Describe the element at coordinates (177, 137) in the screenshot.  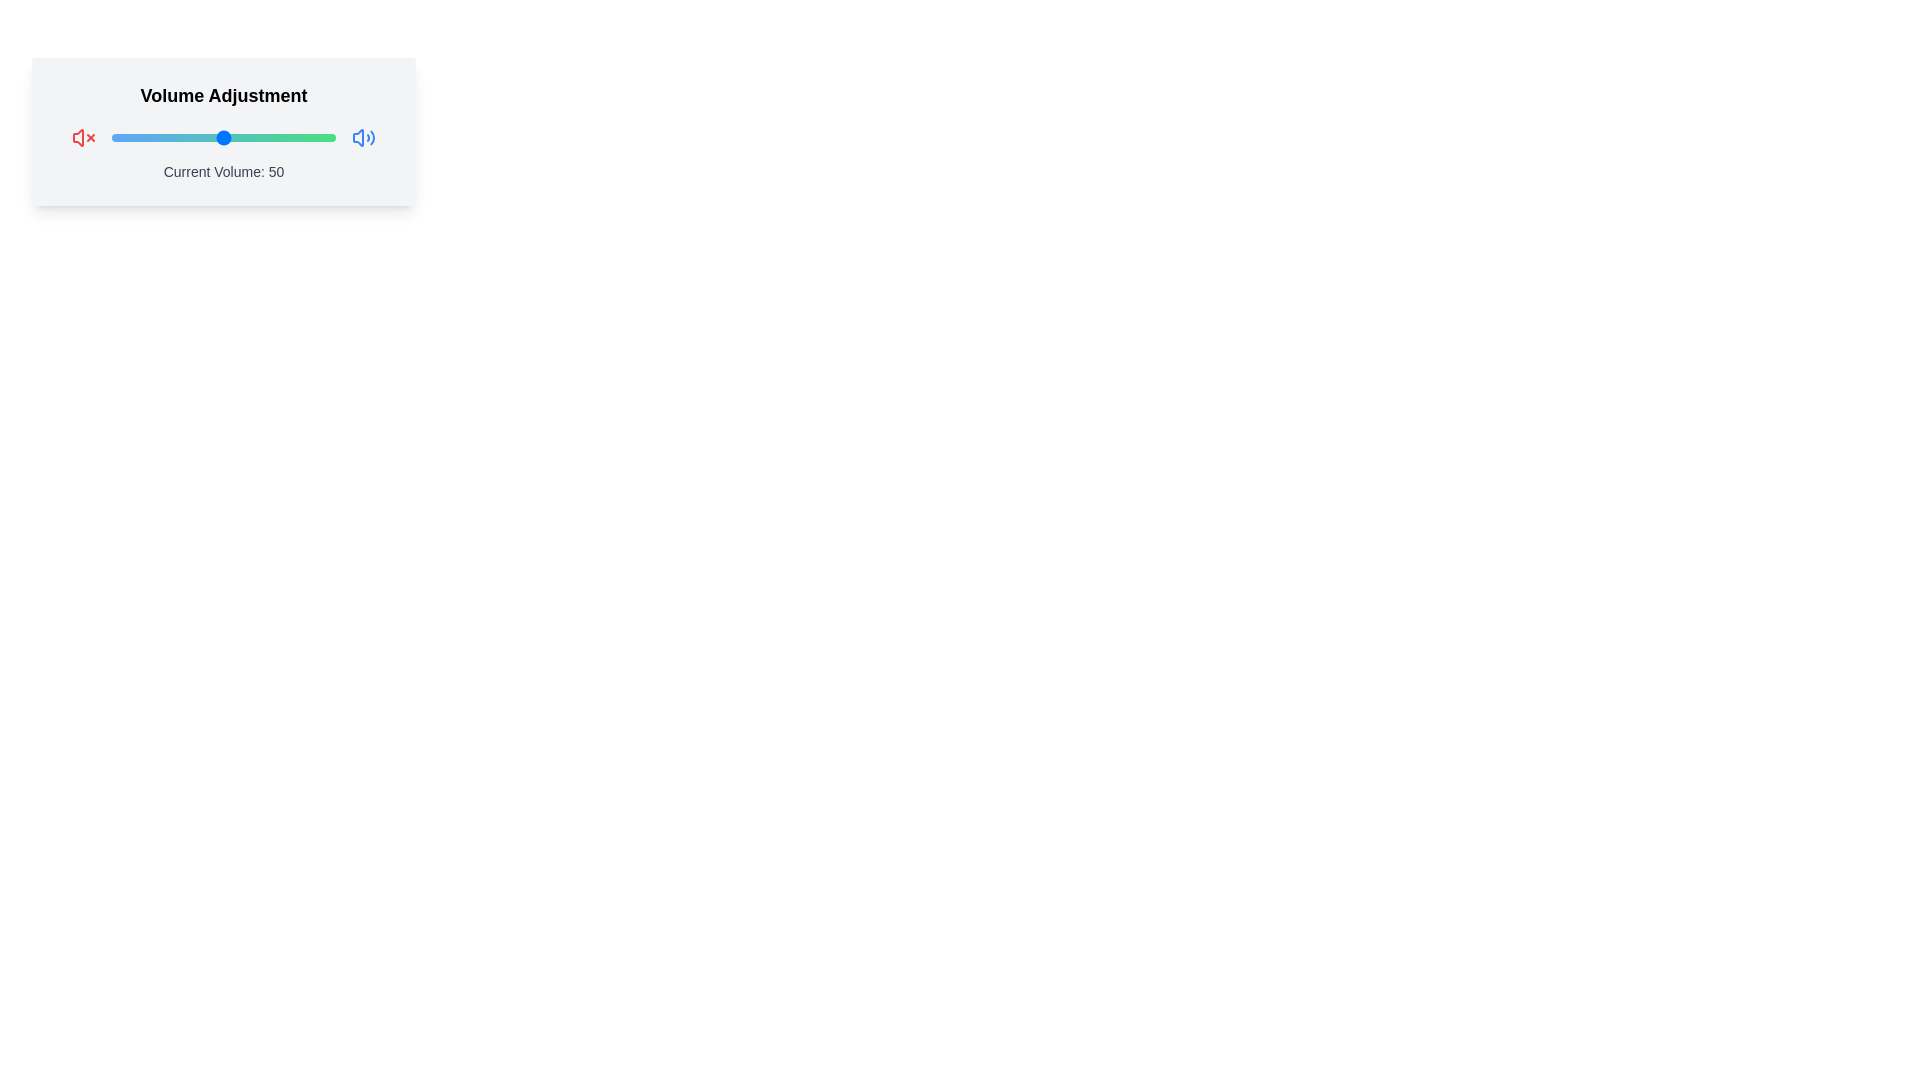
I see `the slider to set the volume to 29` at that location.